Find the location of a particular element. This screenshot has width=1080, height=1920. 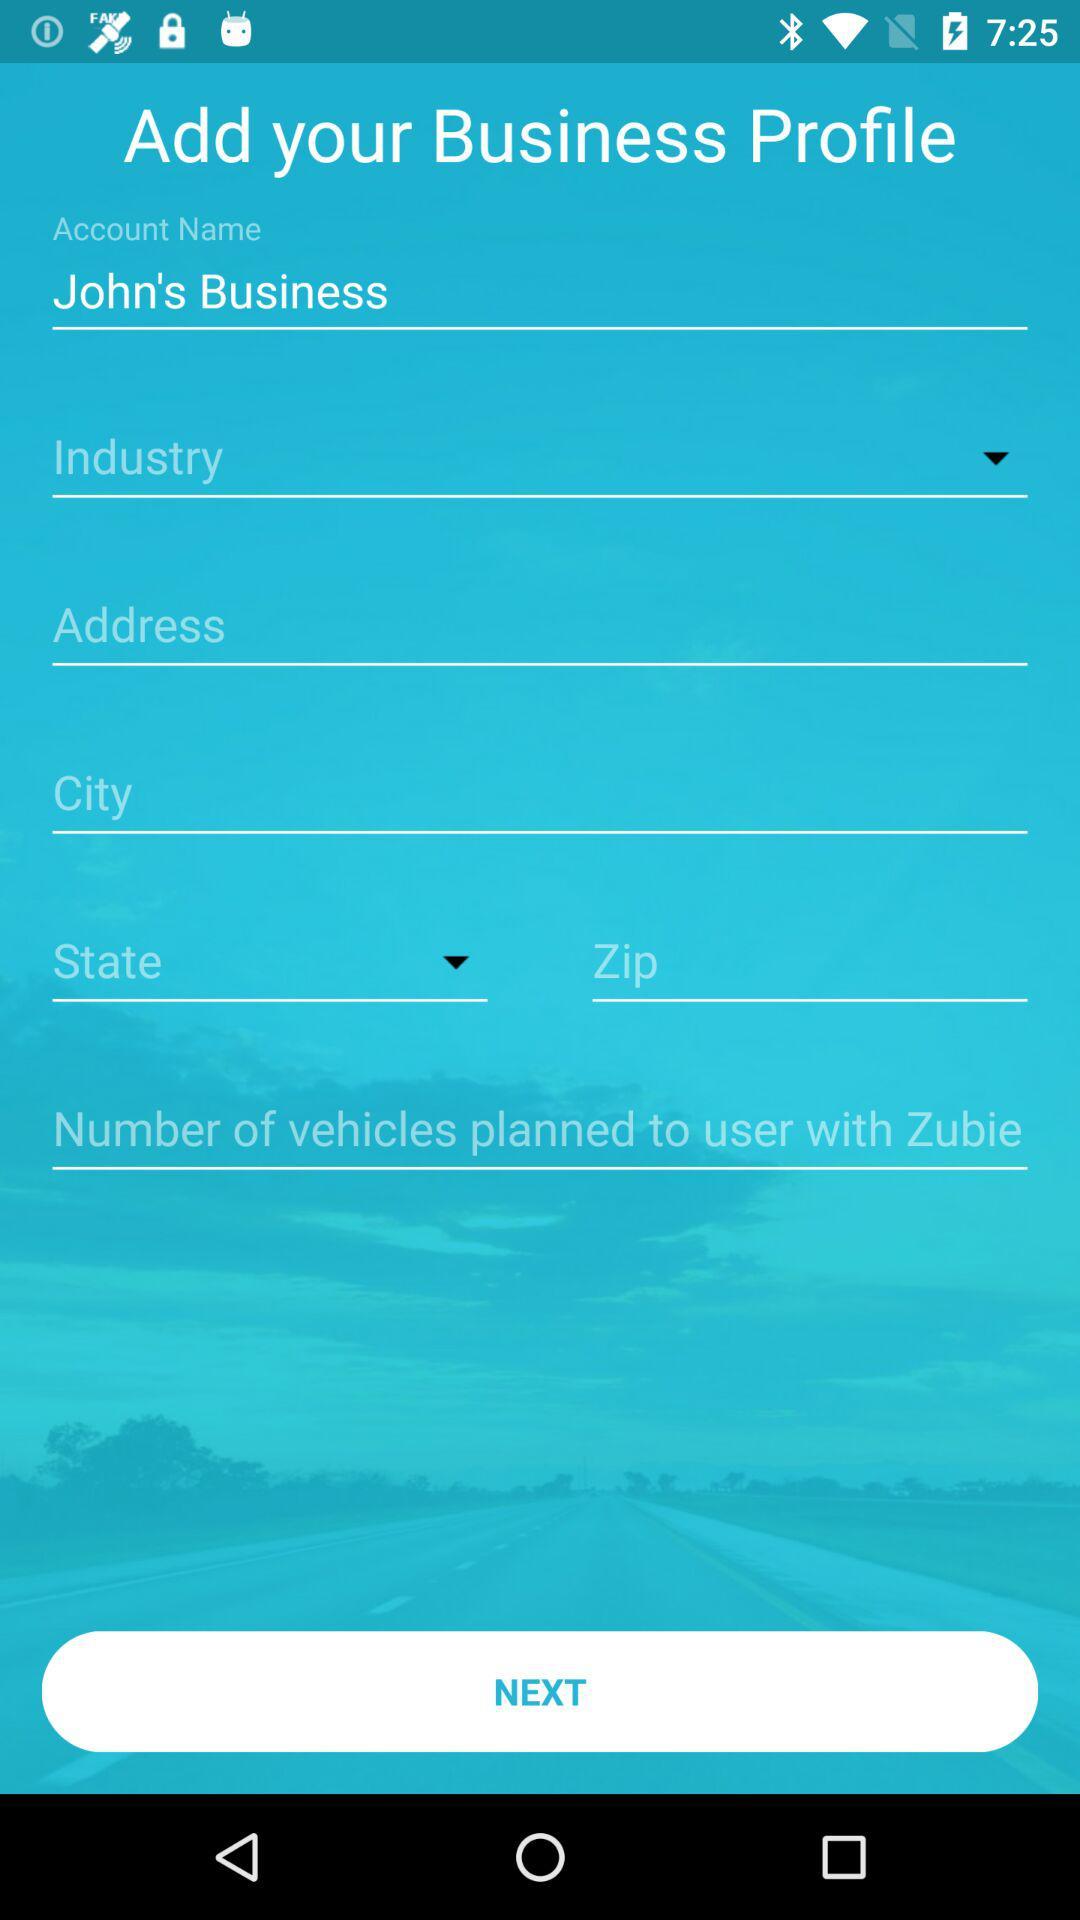

to enter state detail is located at coordinates (270, 963).